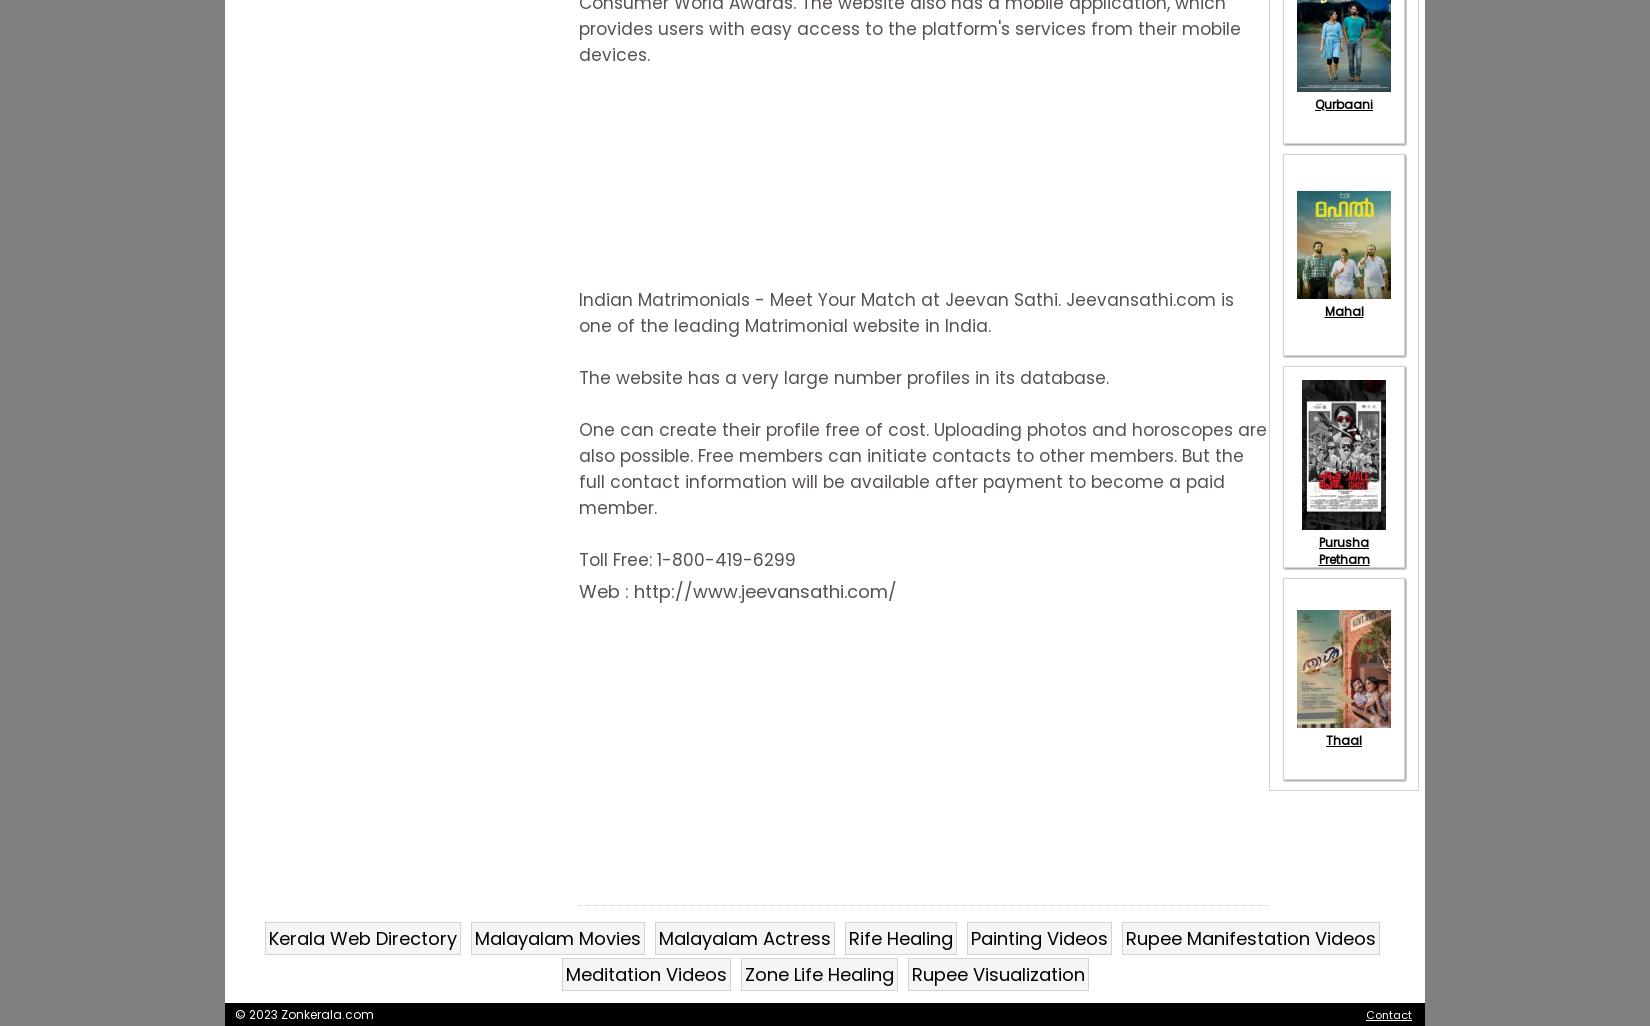 This screenshot has height=1026, width=1650. What do you see at coordinates (1342, 103) in the screenshot?
I see `'Qurbaani'` at bounding box center [1342, 103].